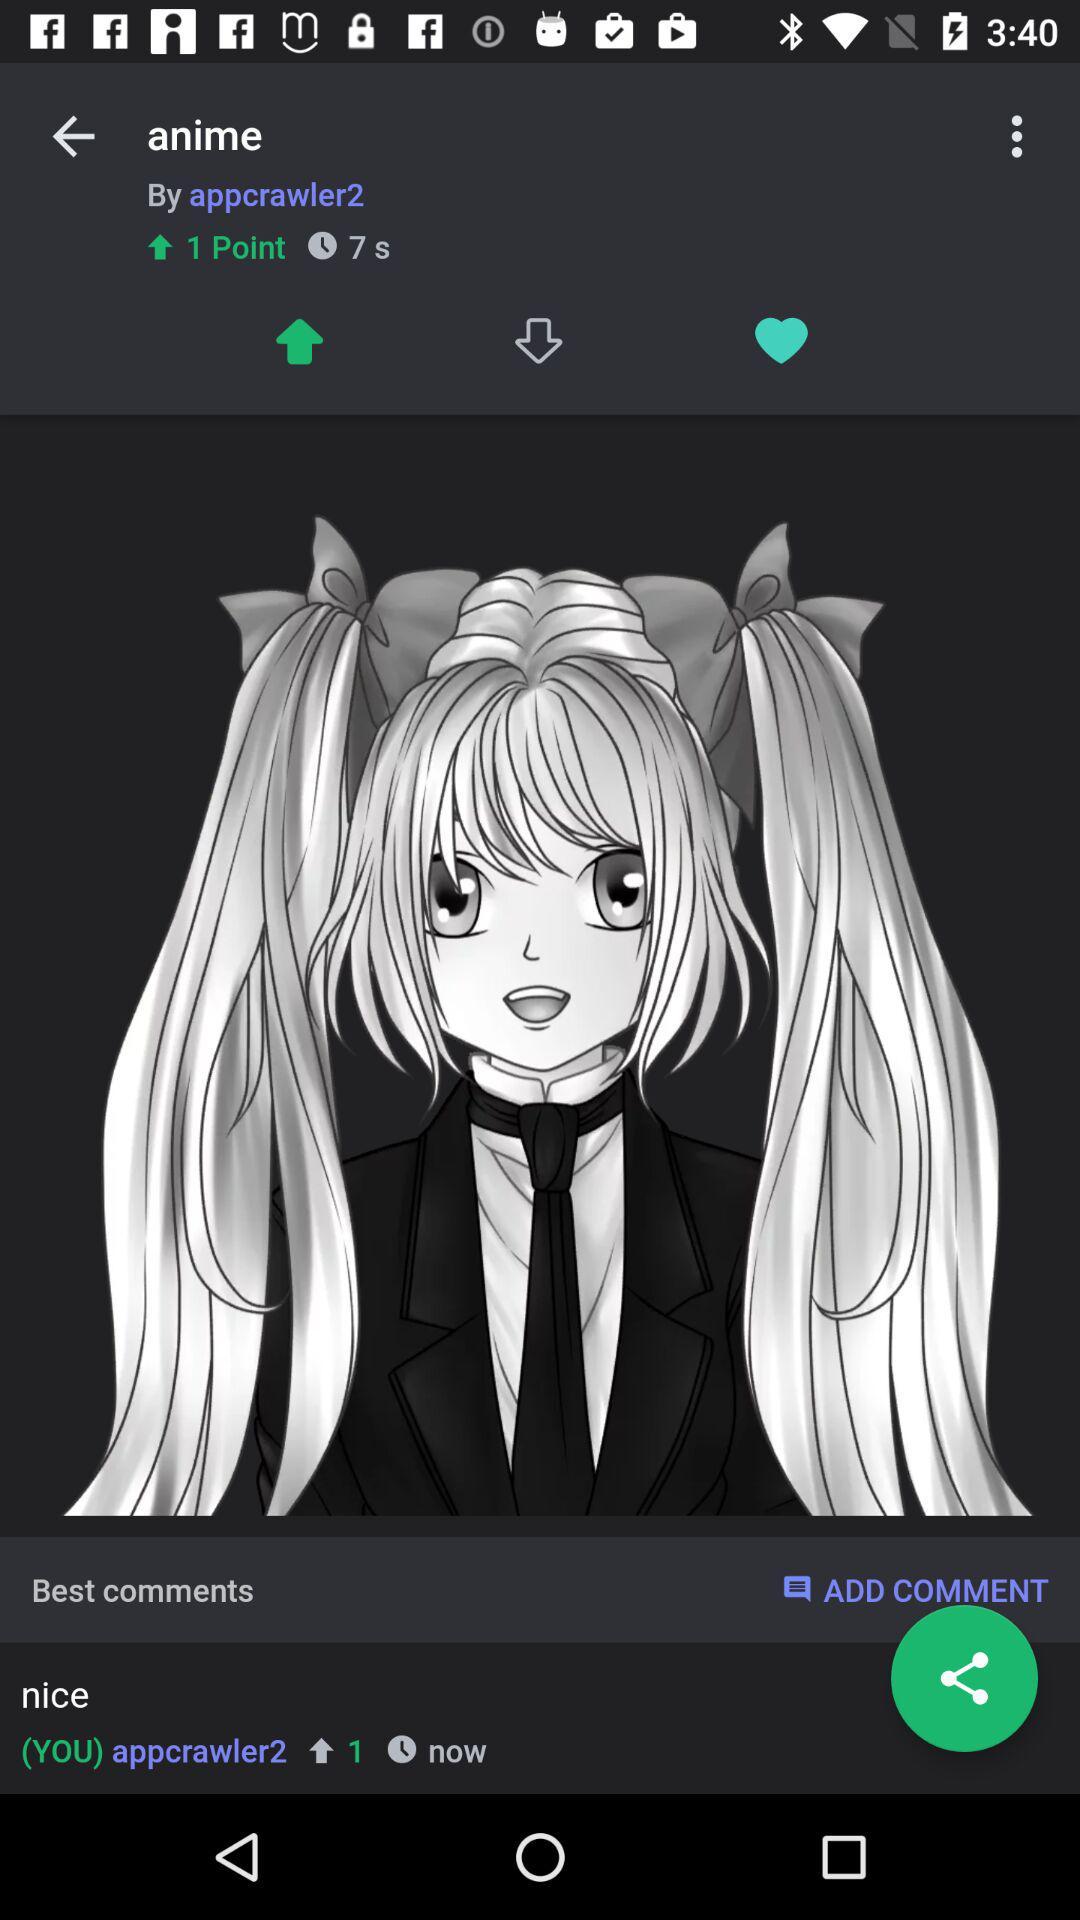  What do you see at coordinates (540, 341) in the screenshot?
I see `the arrow_downward icon` at bounding box center [540, 341].